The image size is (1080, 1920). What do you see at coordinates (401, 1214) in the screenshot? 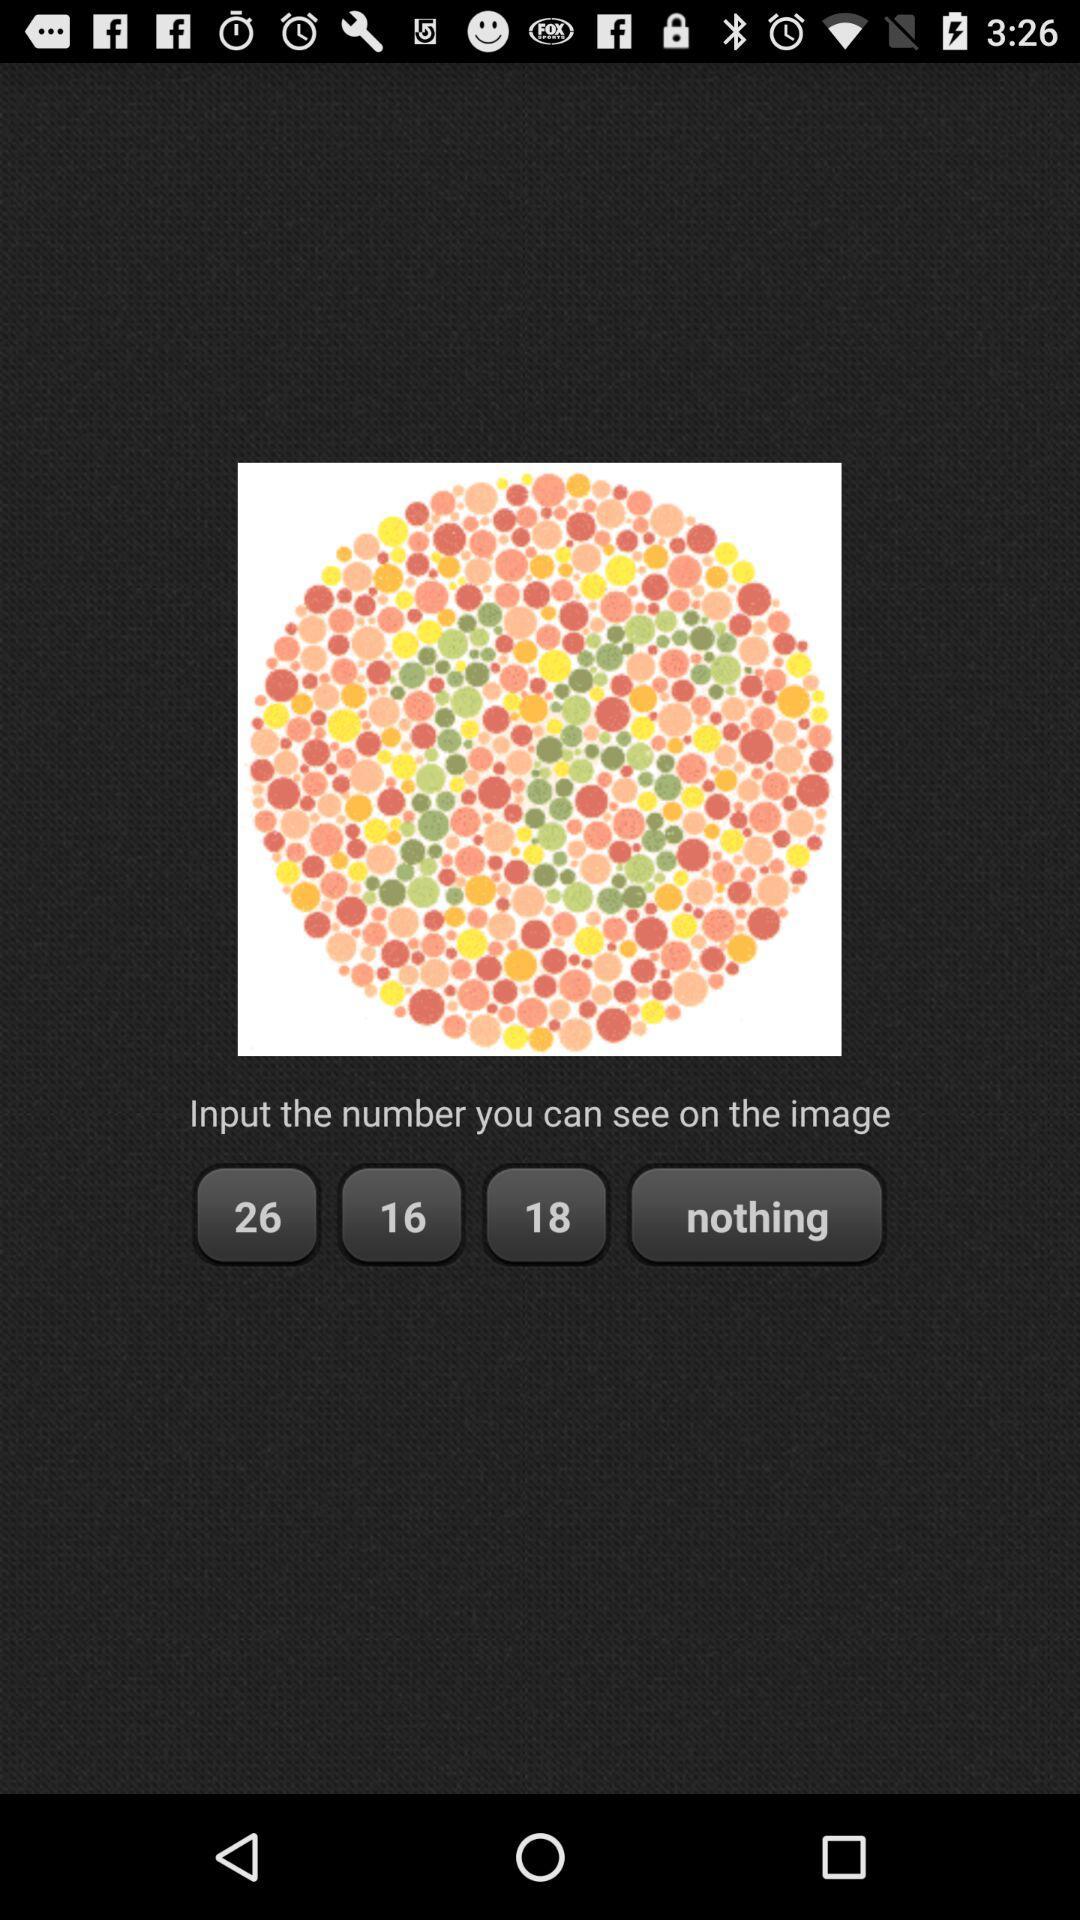
I see `item next to 18 button` at bounding box center [401, 1214].